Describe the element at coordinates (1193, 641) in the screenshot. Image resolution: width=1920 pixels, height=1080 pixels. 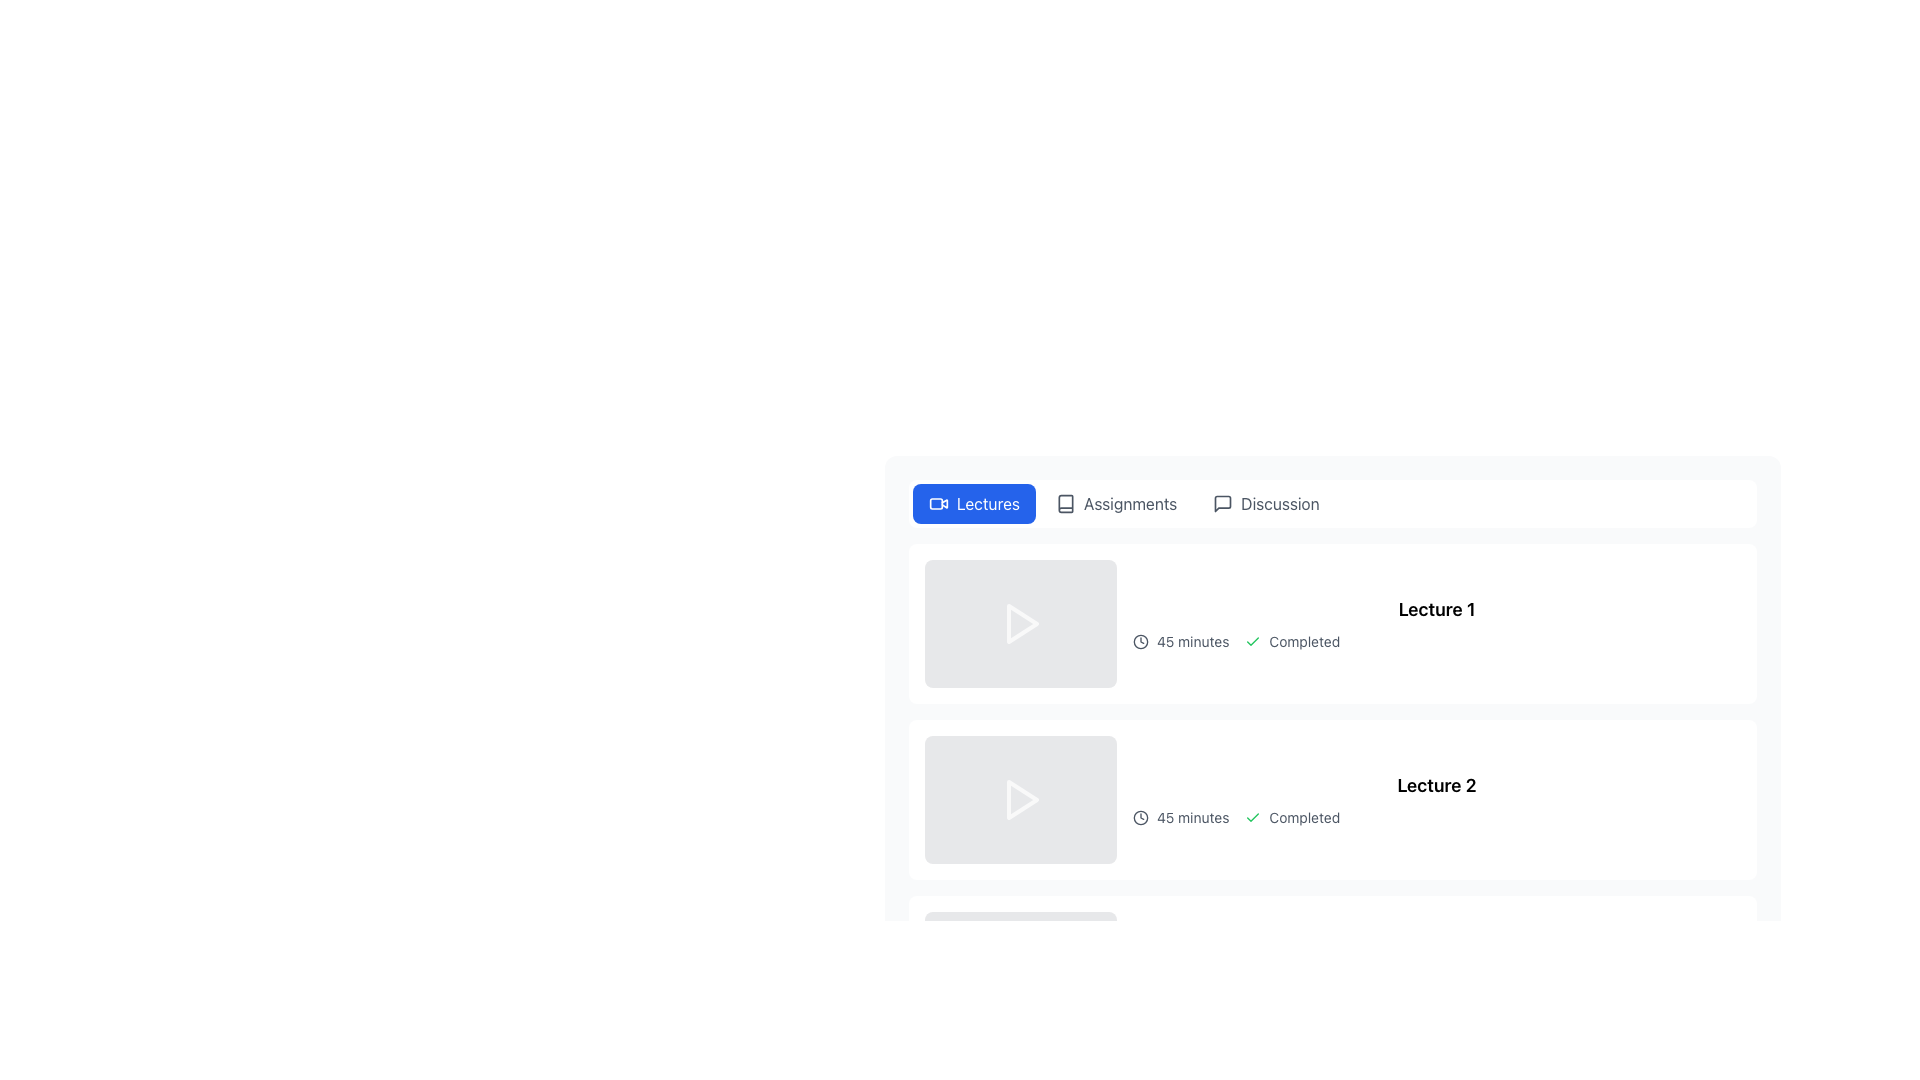
I see `text displayed in the Text label that shows '45 minutes', which is styled in a small gray font and located near a clock icon on the left and the word 'Completed' on the right` at that location.